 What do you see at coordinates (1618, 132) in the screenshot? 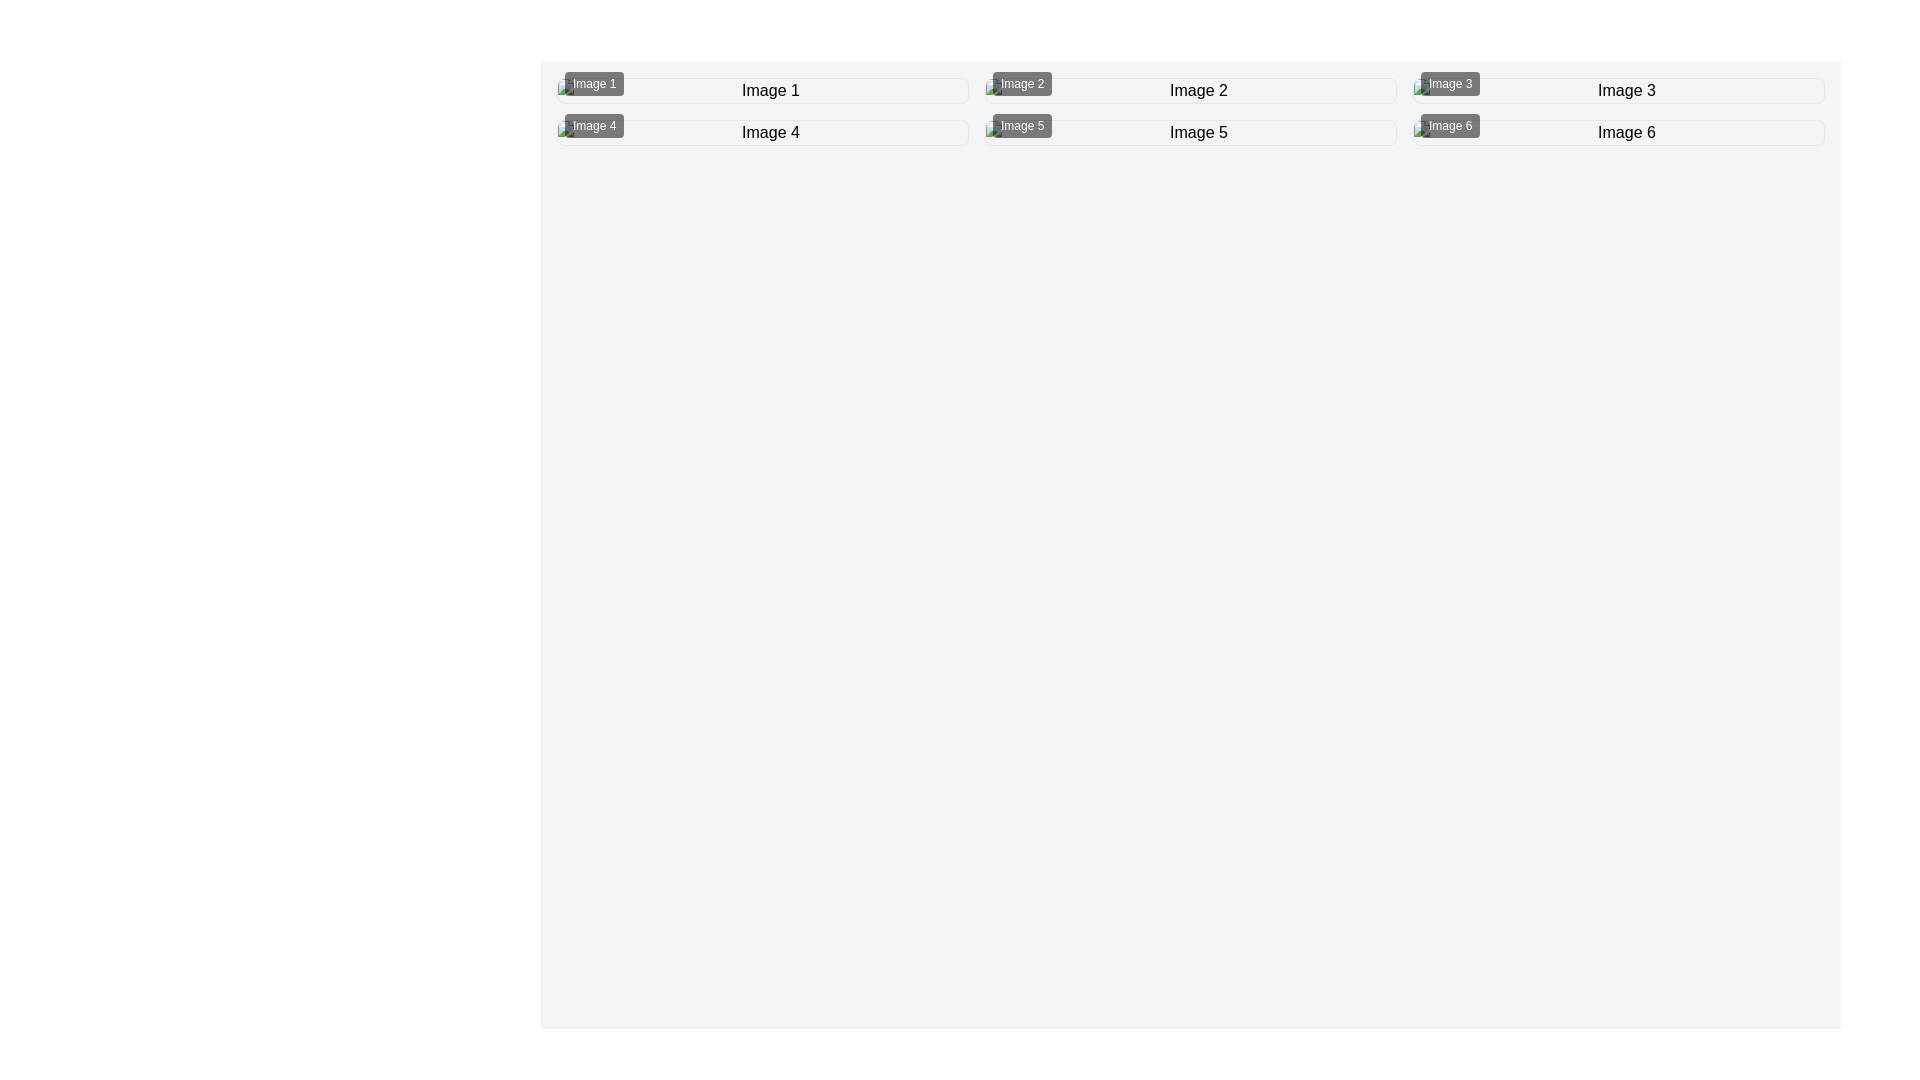
I see `the image thumbnail labeled 'Image 6'` at bounding box center [1618, 132].